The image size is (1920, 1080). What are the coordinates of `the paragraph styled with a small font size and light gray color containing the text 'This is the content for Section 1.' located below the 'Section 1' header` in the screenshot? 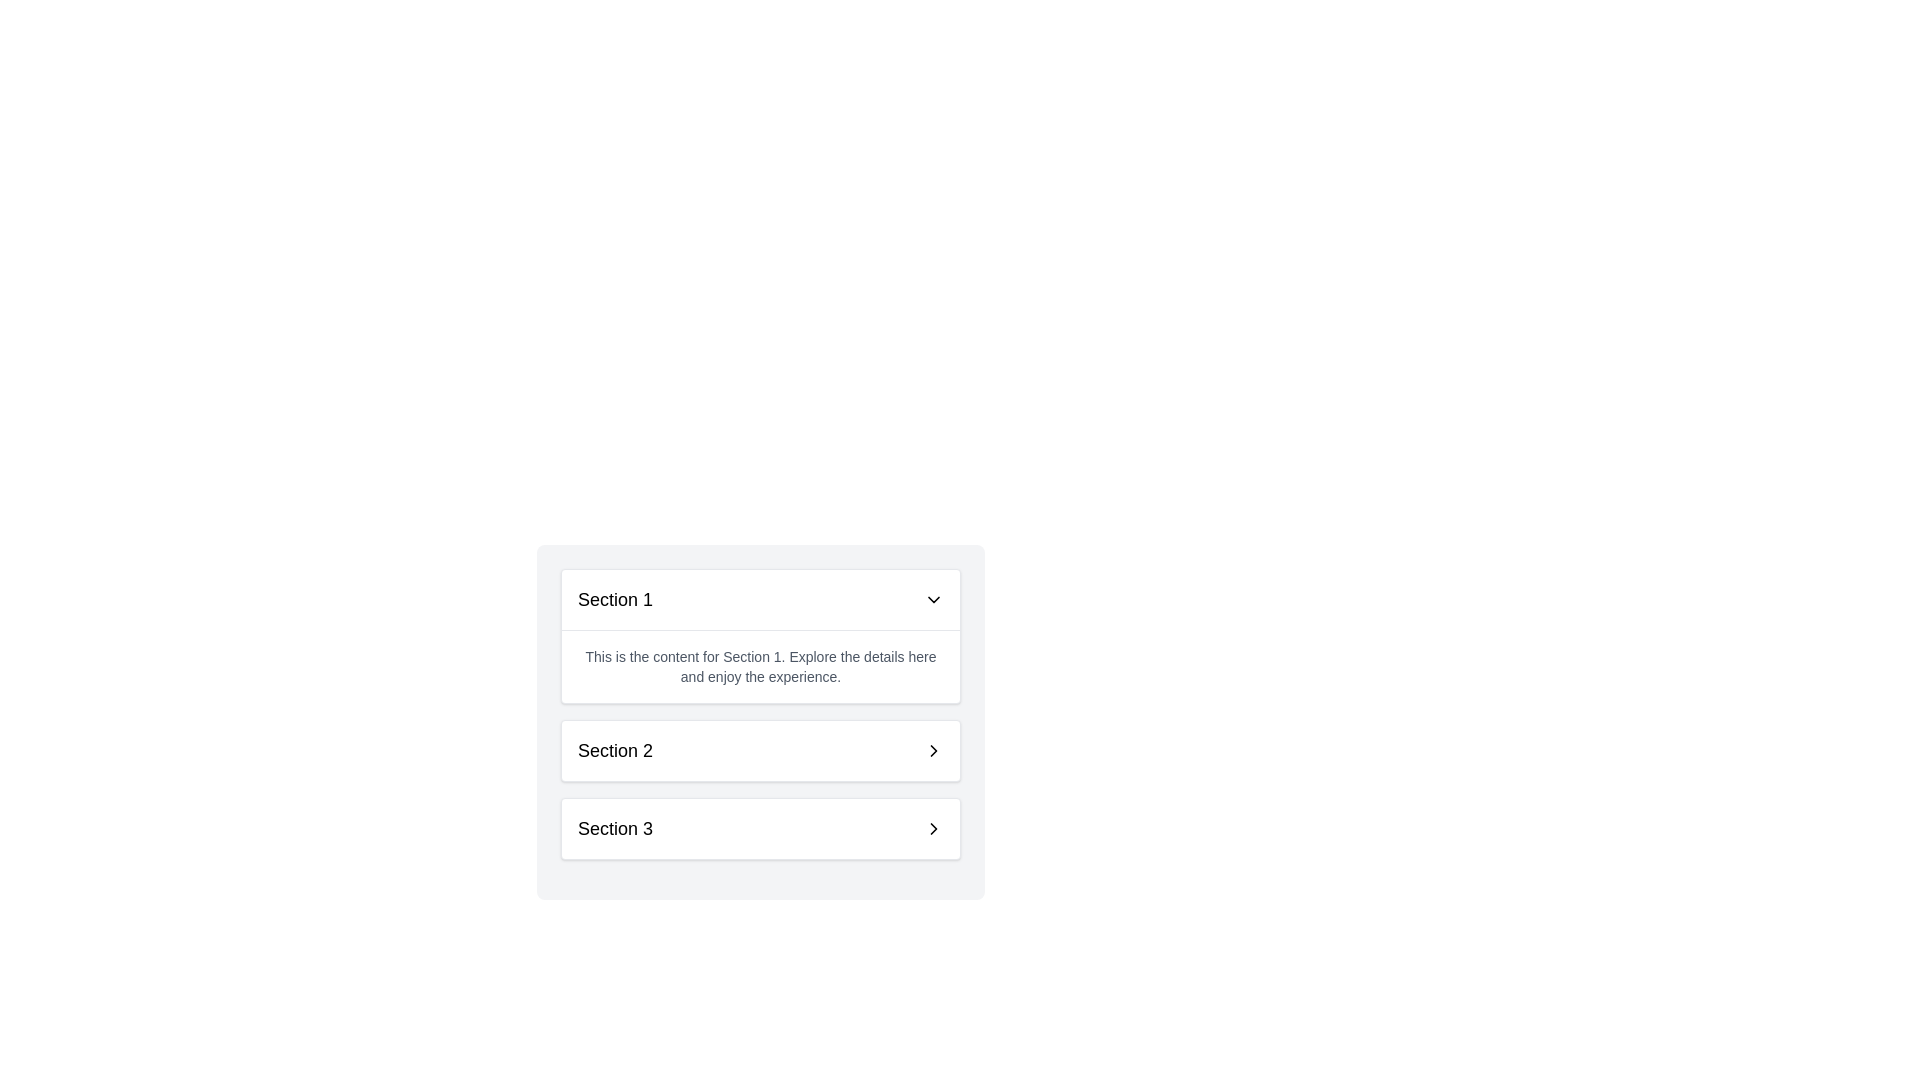 It's located at (760, 666).